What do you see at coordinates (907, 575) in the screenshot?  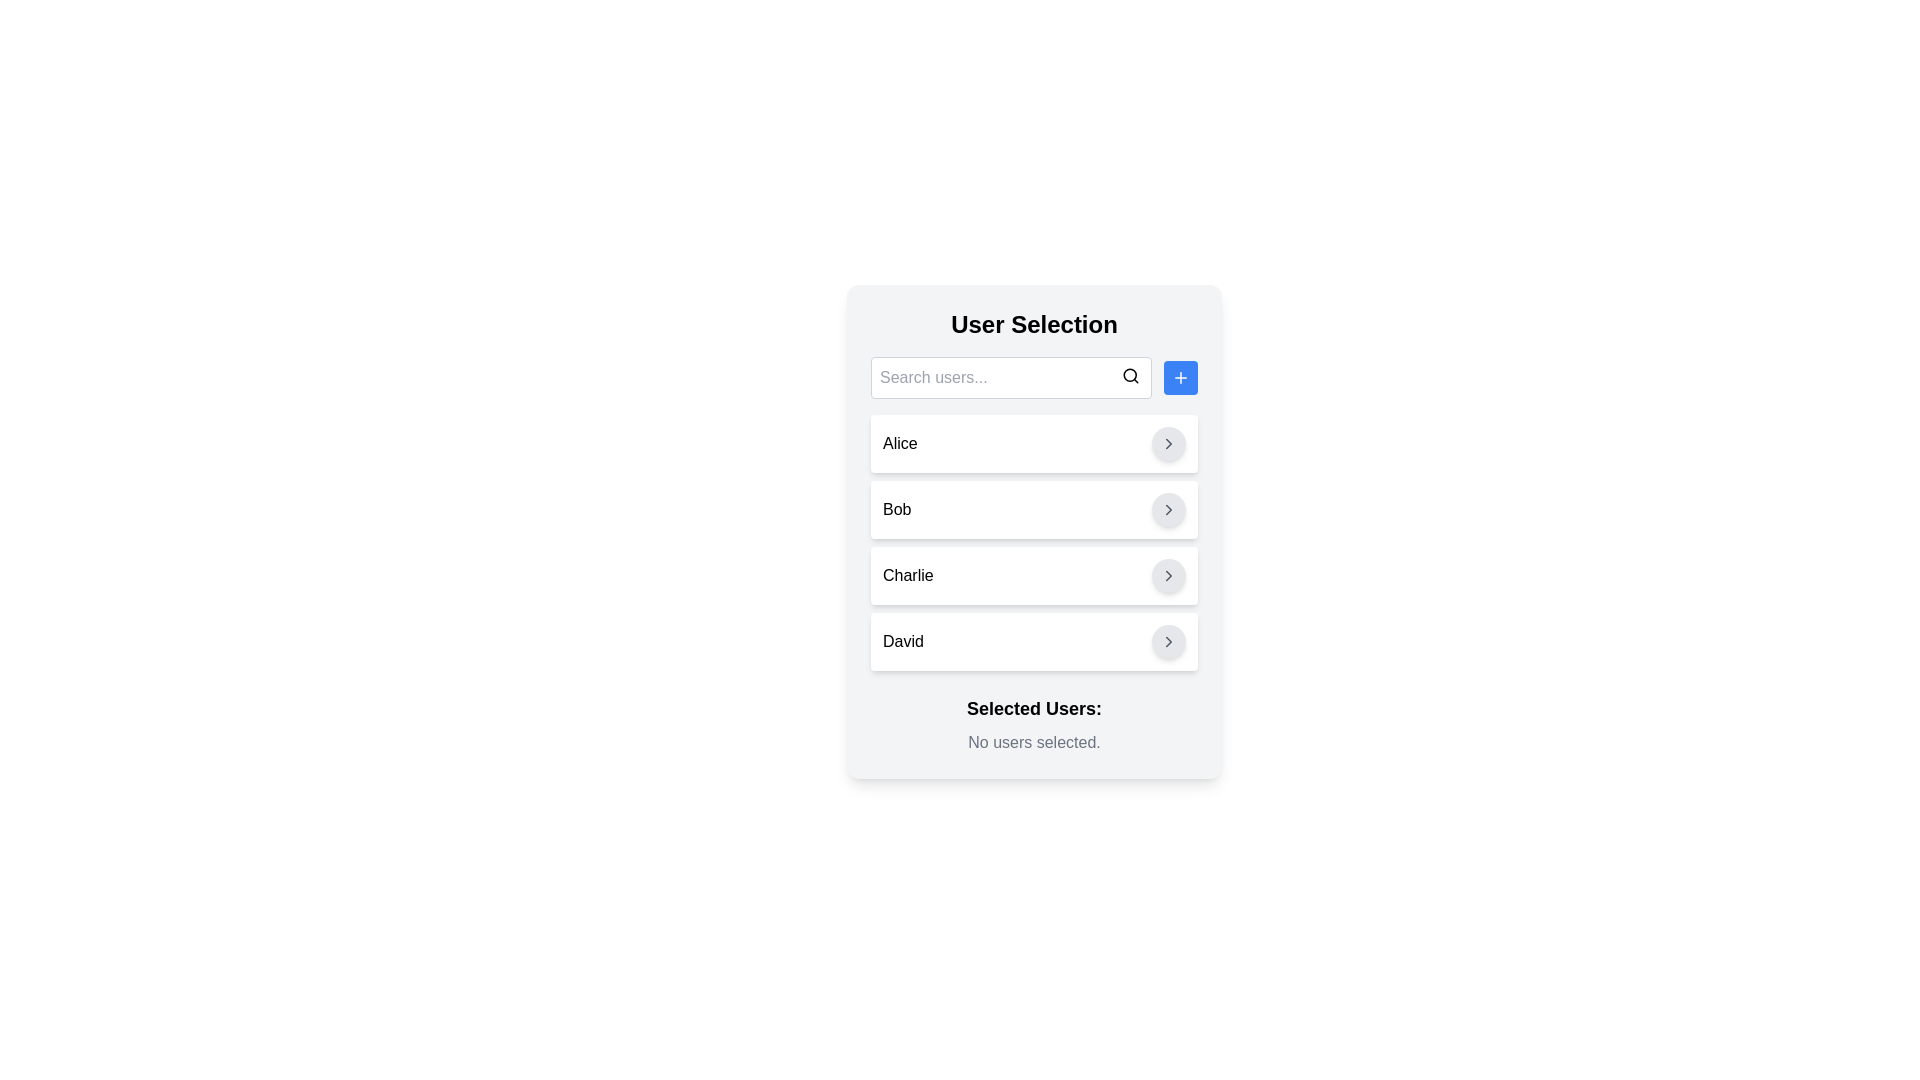 I see `the text label displaying the name 'Charlie' which is styled in black on a white background, located in the third card of a vertical list of user entries` at bounding box center [907, 575].